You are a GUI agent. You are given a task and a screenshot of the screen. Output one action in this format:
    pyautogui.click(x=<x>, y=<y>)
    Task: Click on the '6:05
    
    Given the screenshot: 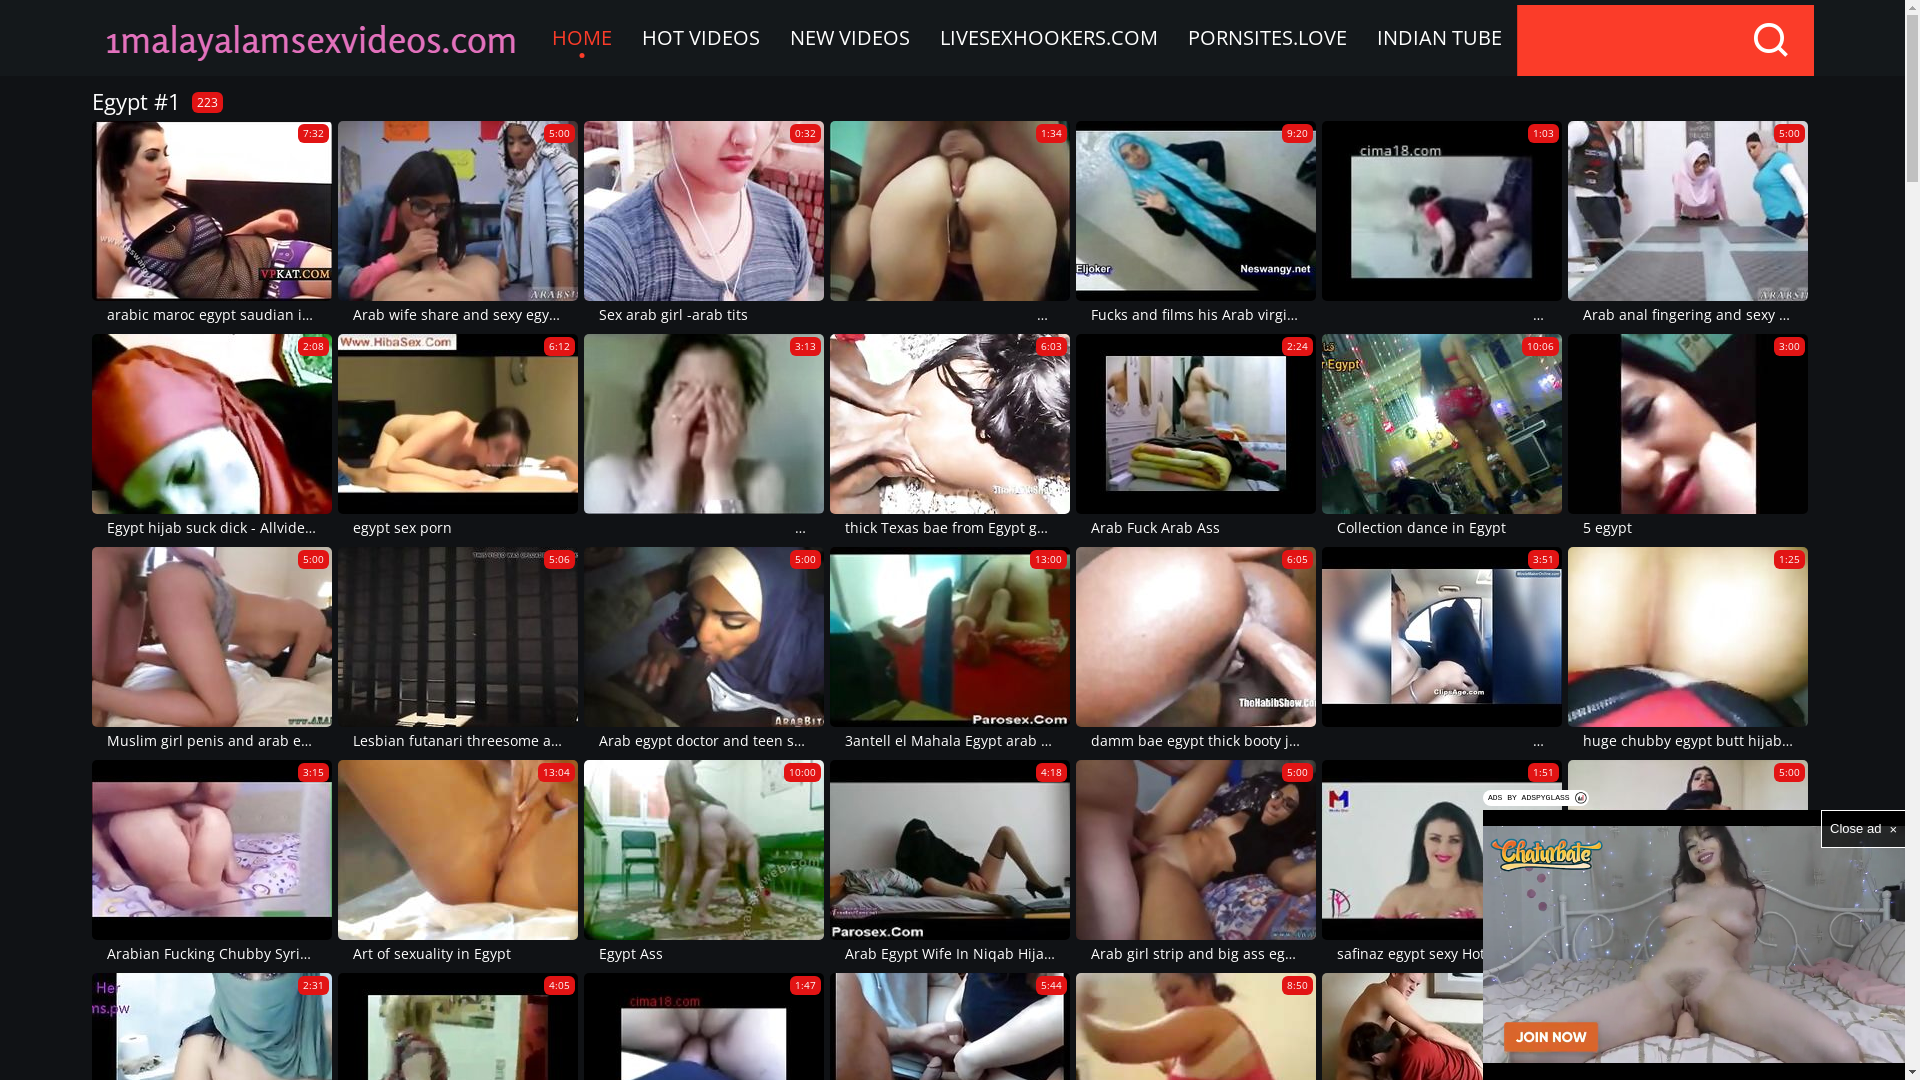 What is the action you would take?
    pyautogui.click(x=1195, y=650)
    